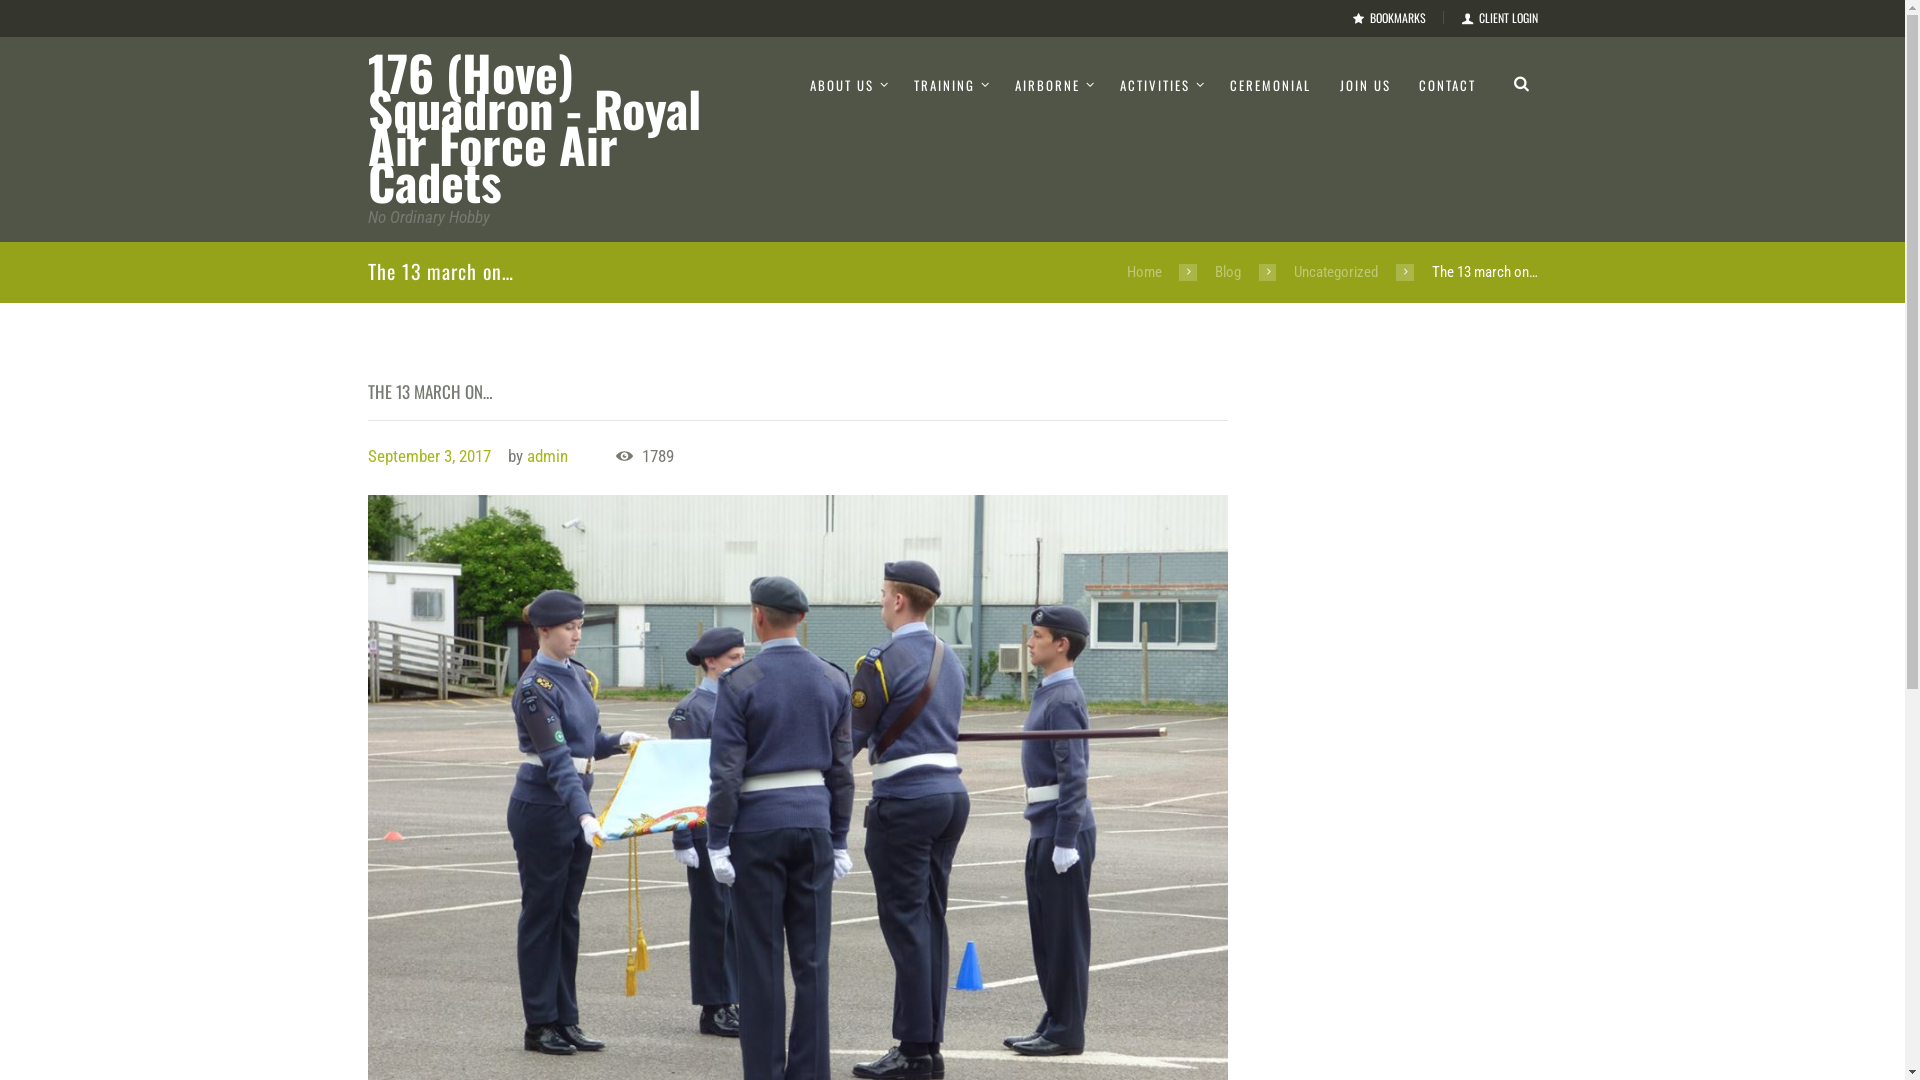 This screenshot has width=1920, height=1080. What do you see at coordinates (1520, 81) in the screenshot?
I see `'Open search'` at bounding box center [1520, 81].